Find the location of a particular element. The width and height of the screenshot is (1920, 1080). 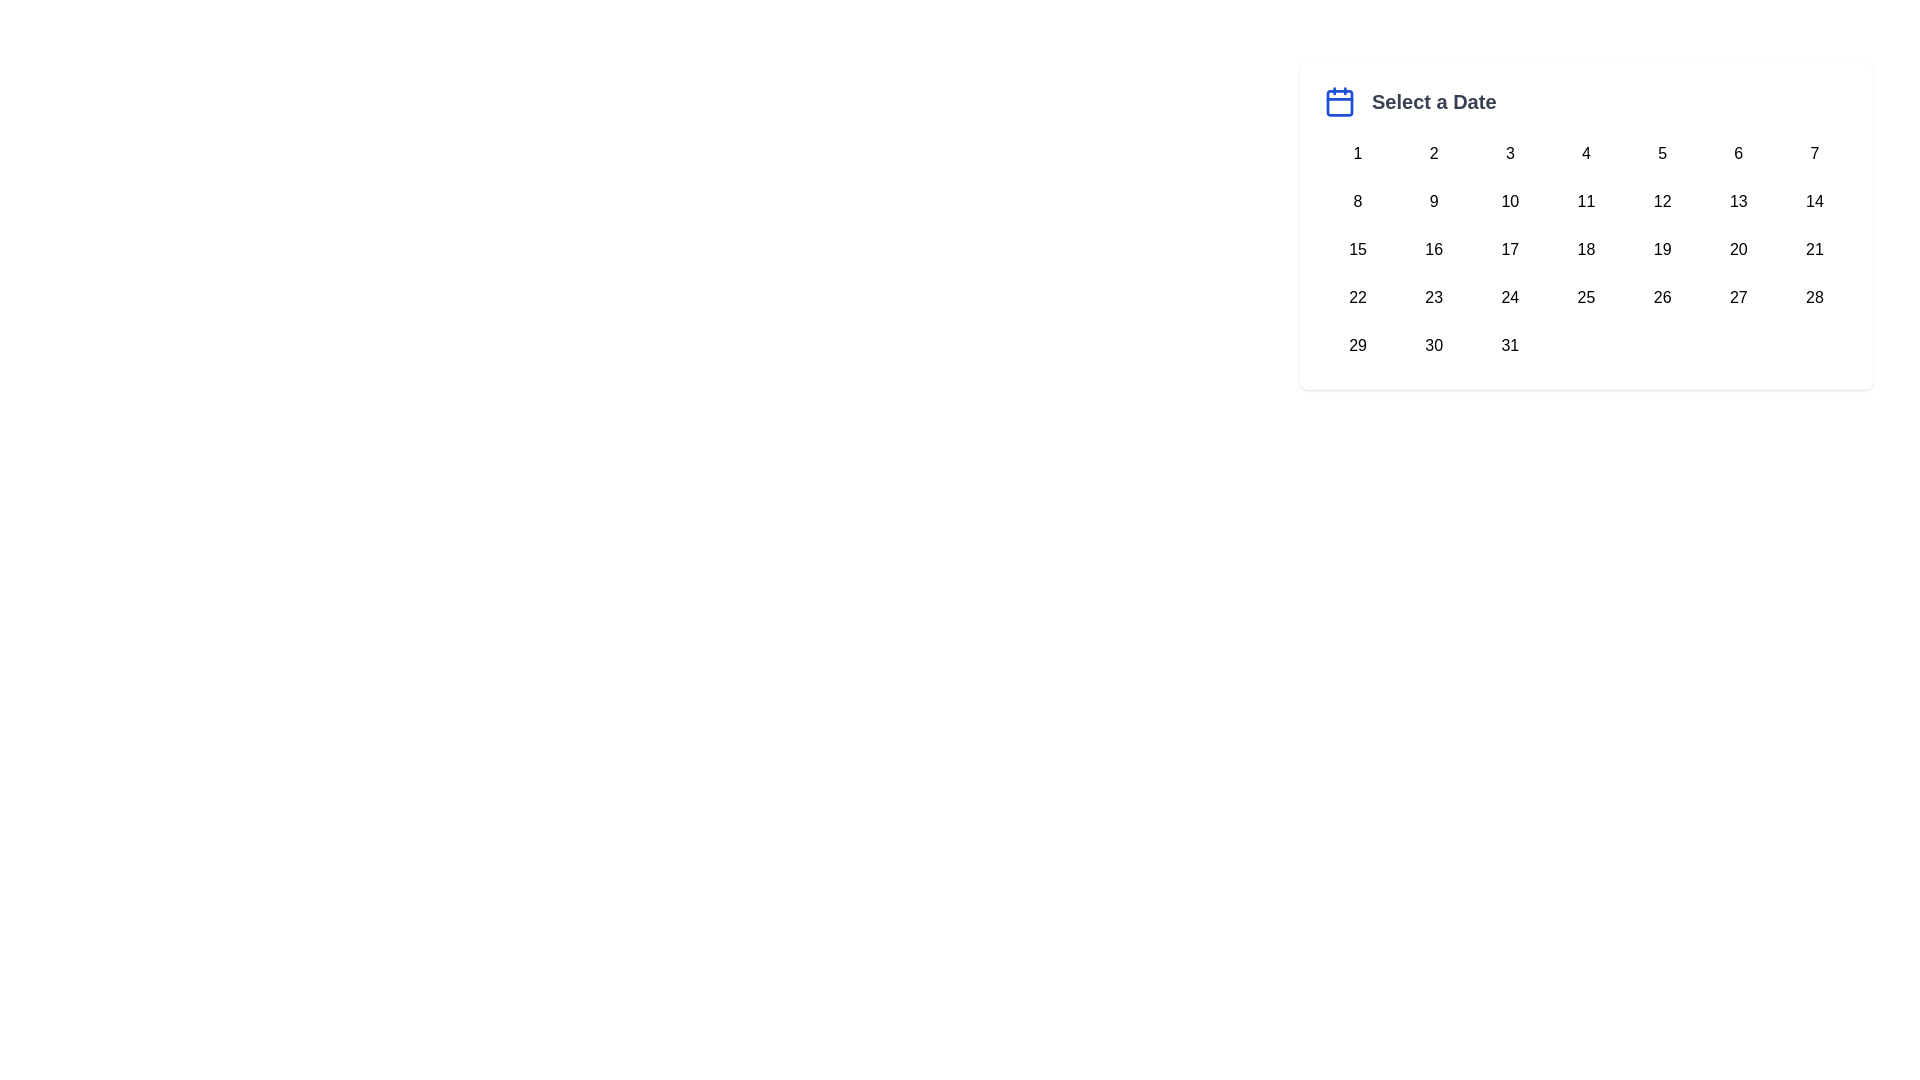

the button styled as a selectable calendar date for selecting the date '31' is located at coordinates (1510, 345).